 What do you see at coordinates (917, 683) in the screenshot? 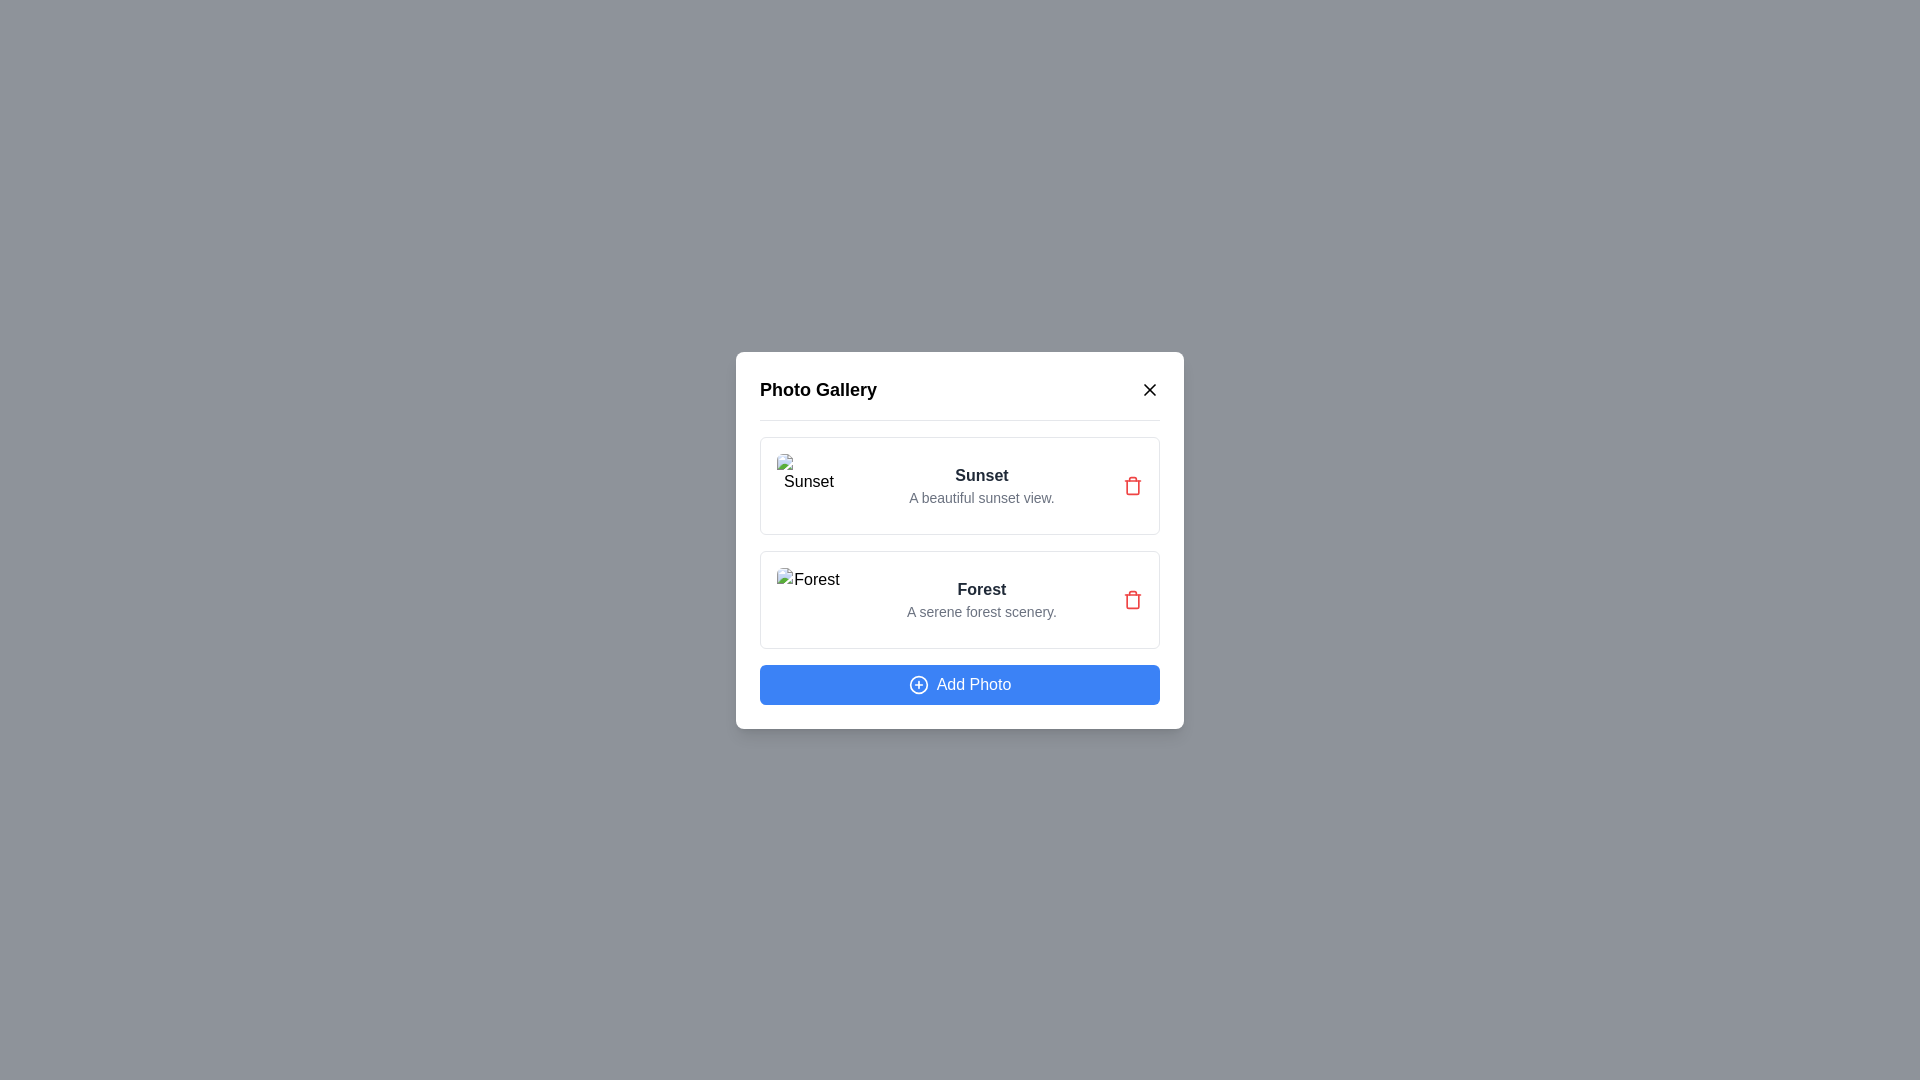
I see `the decorative icon located to the left of the text 'Add Photo' within the blue button labeled 'Add Photo'` at bounding box center [917, 683].